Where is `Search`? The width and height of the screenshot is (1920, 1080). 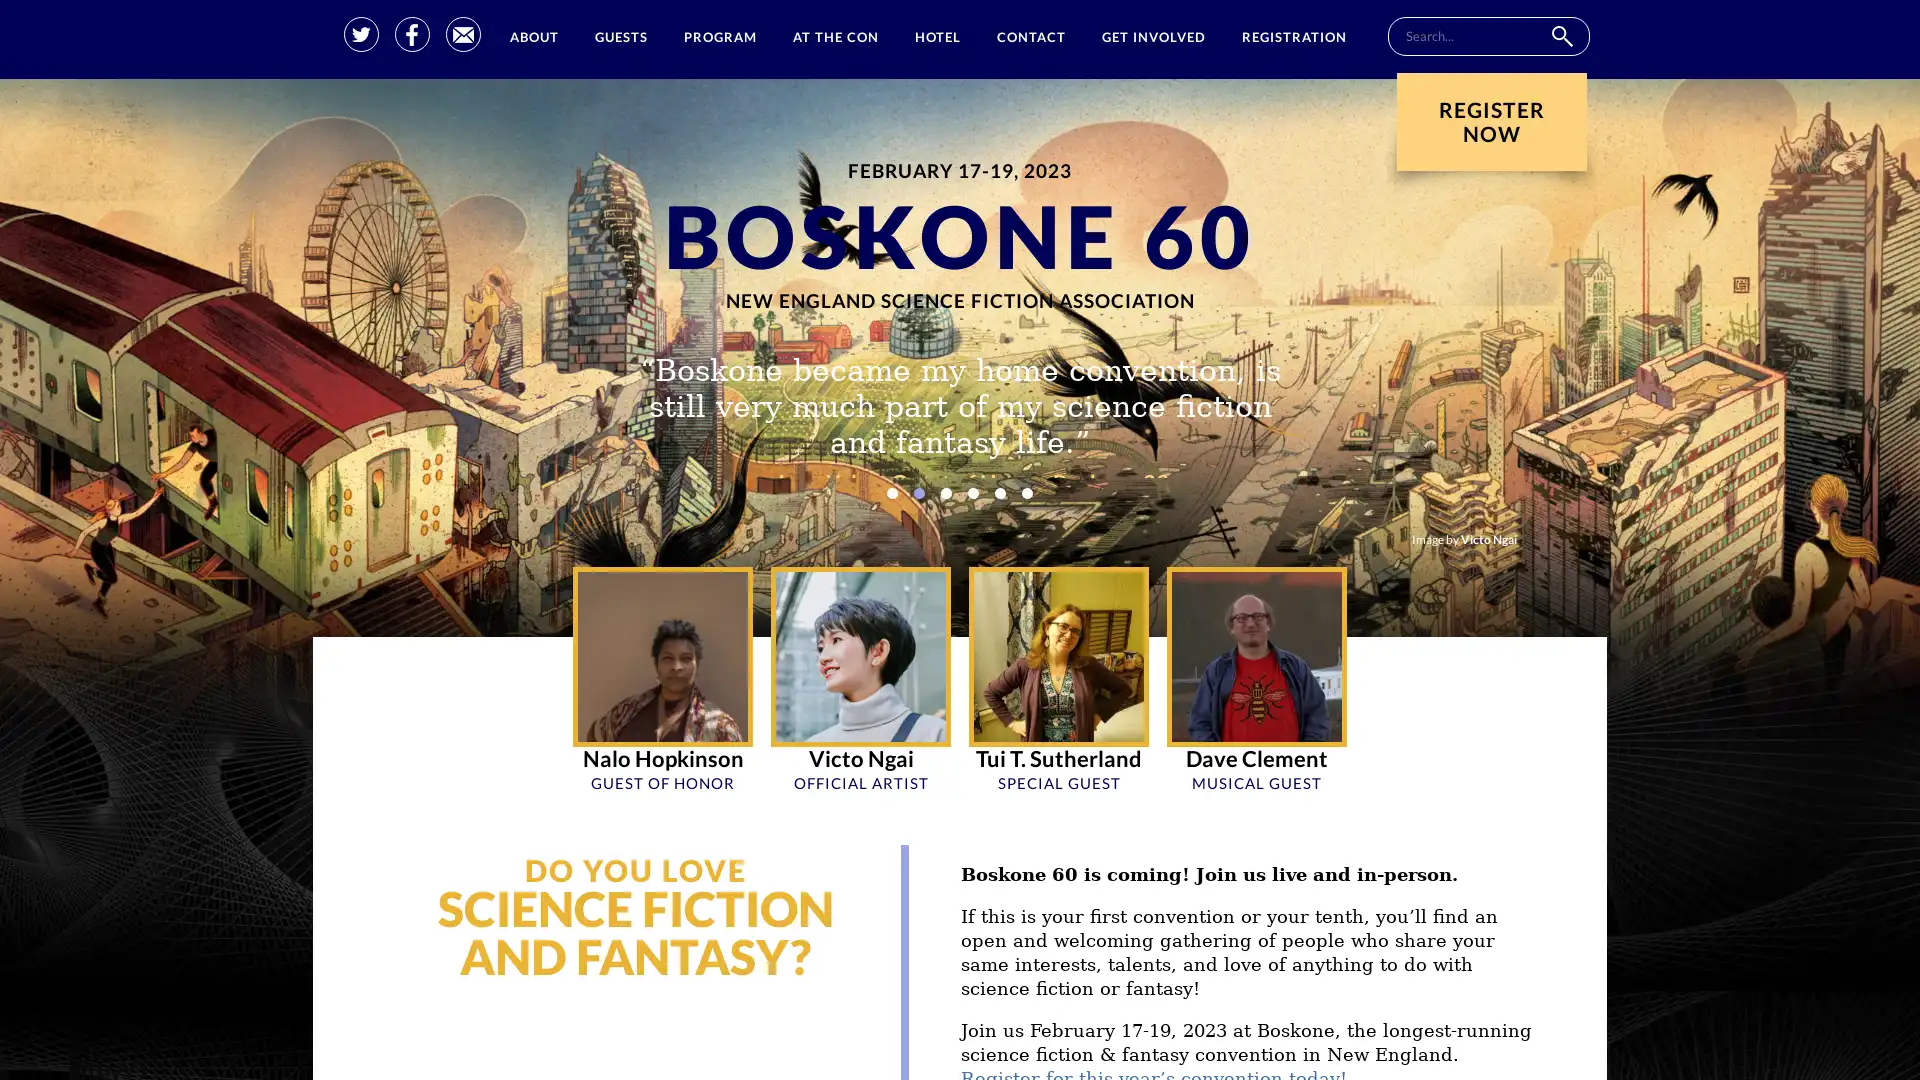
Search is located at coordinates (1560, 36).